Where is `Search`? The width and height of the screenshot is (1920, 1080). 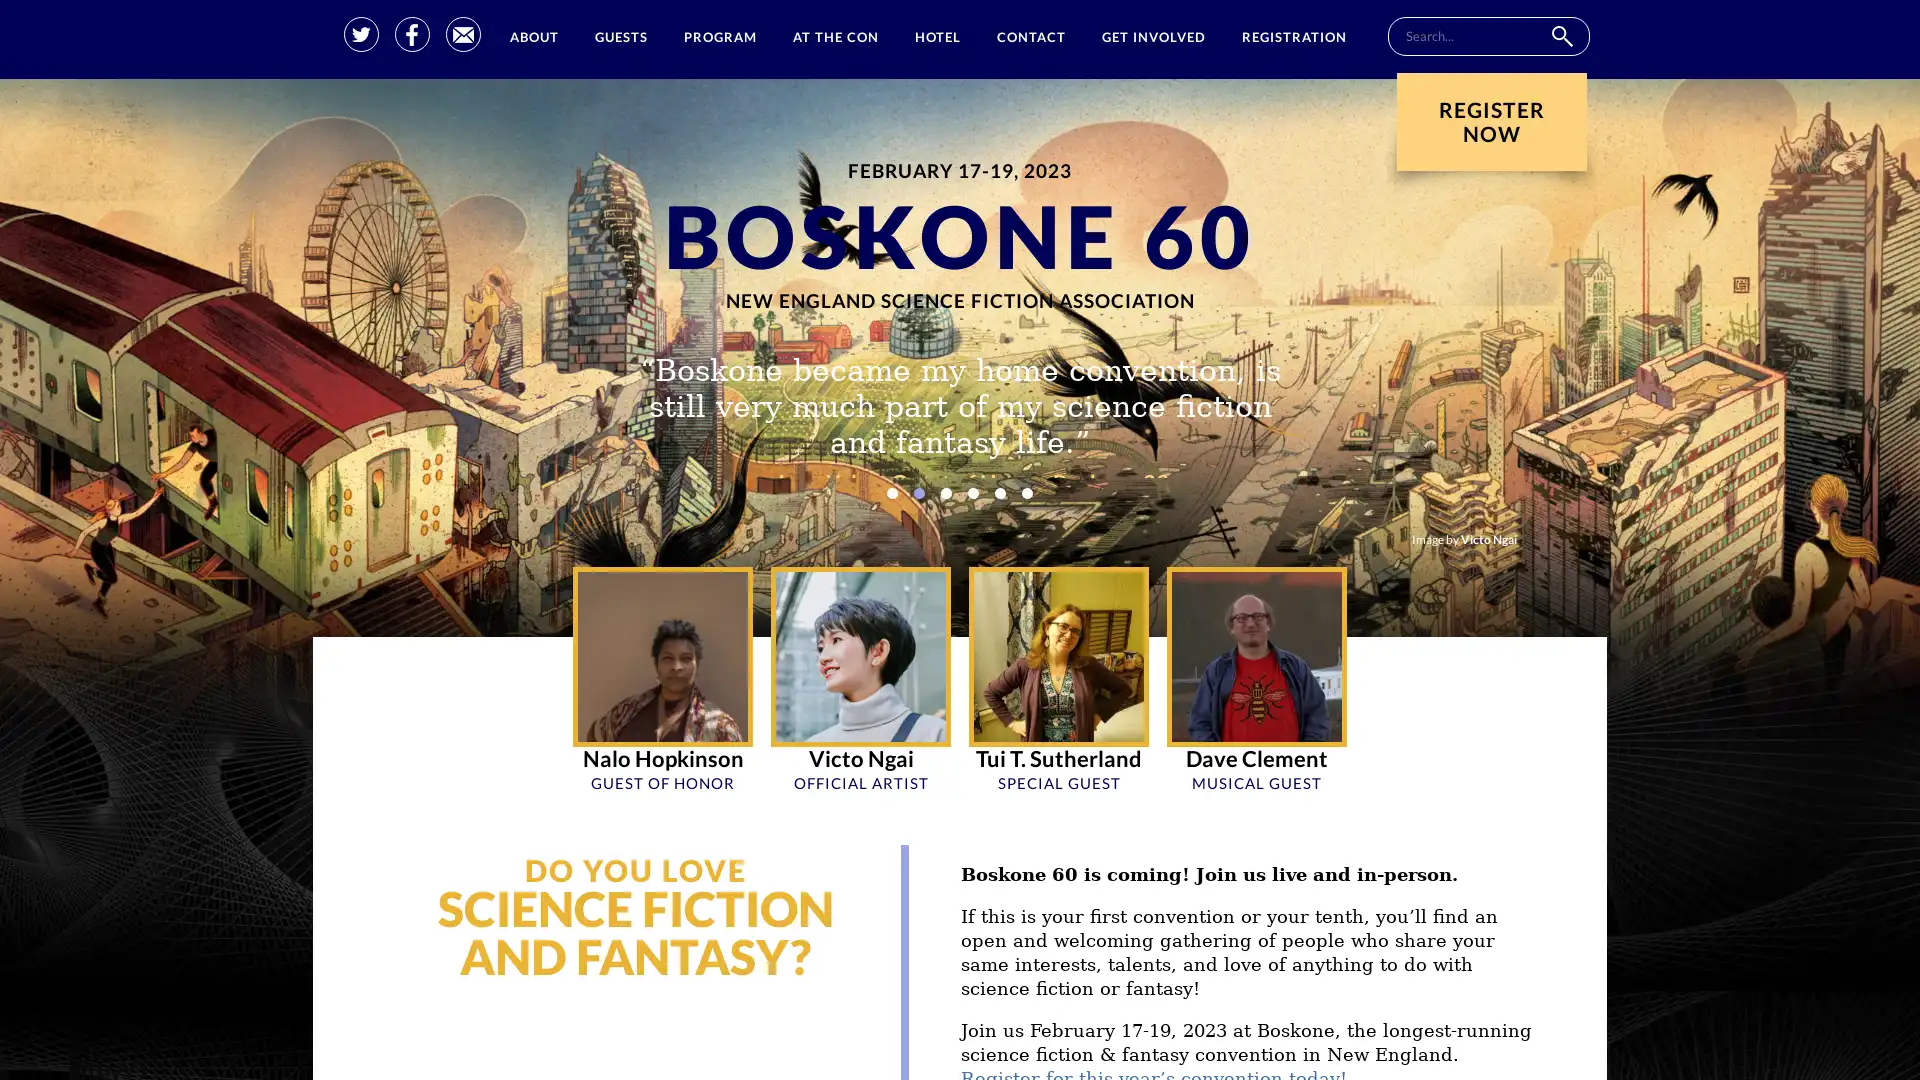
Search is located at coordinates (1560, 36).